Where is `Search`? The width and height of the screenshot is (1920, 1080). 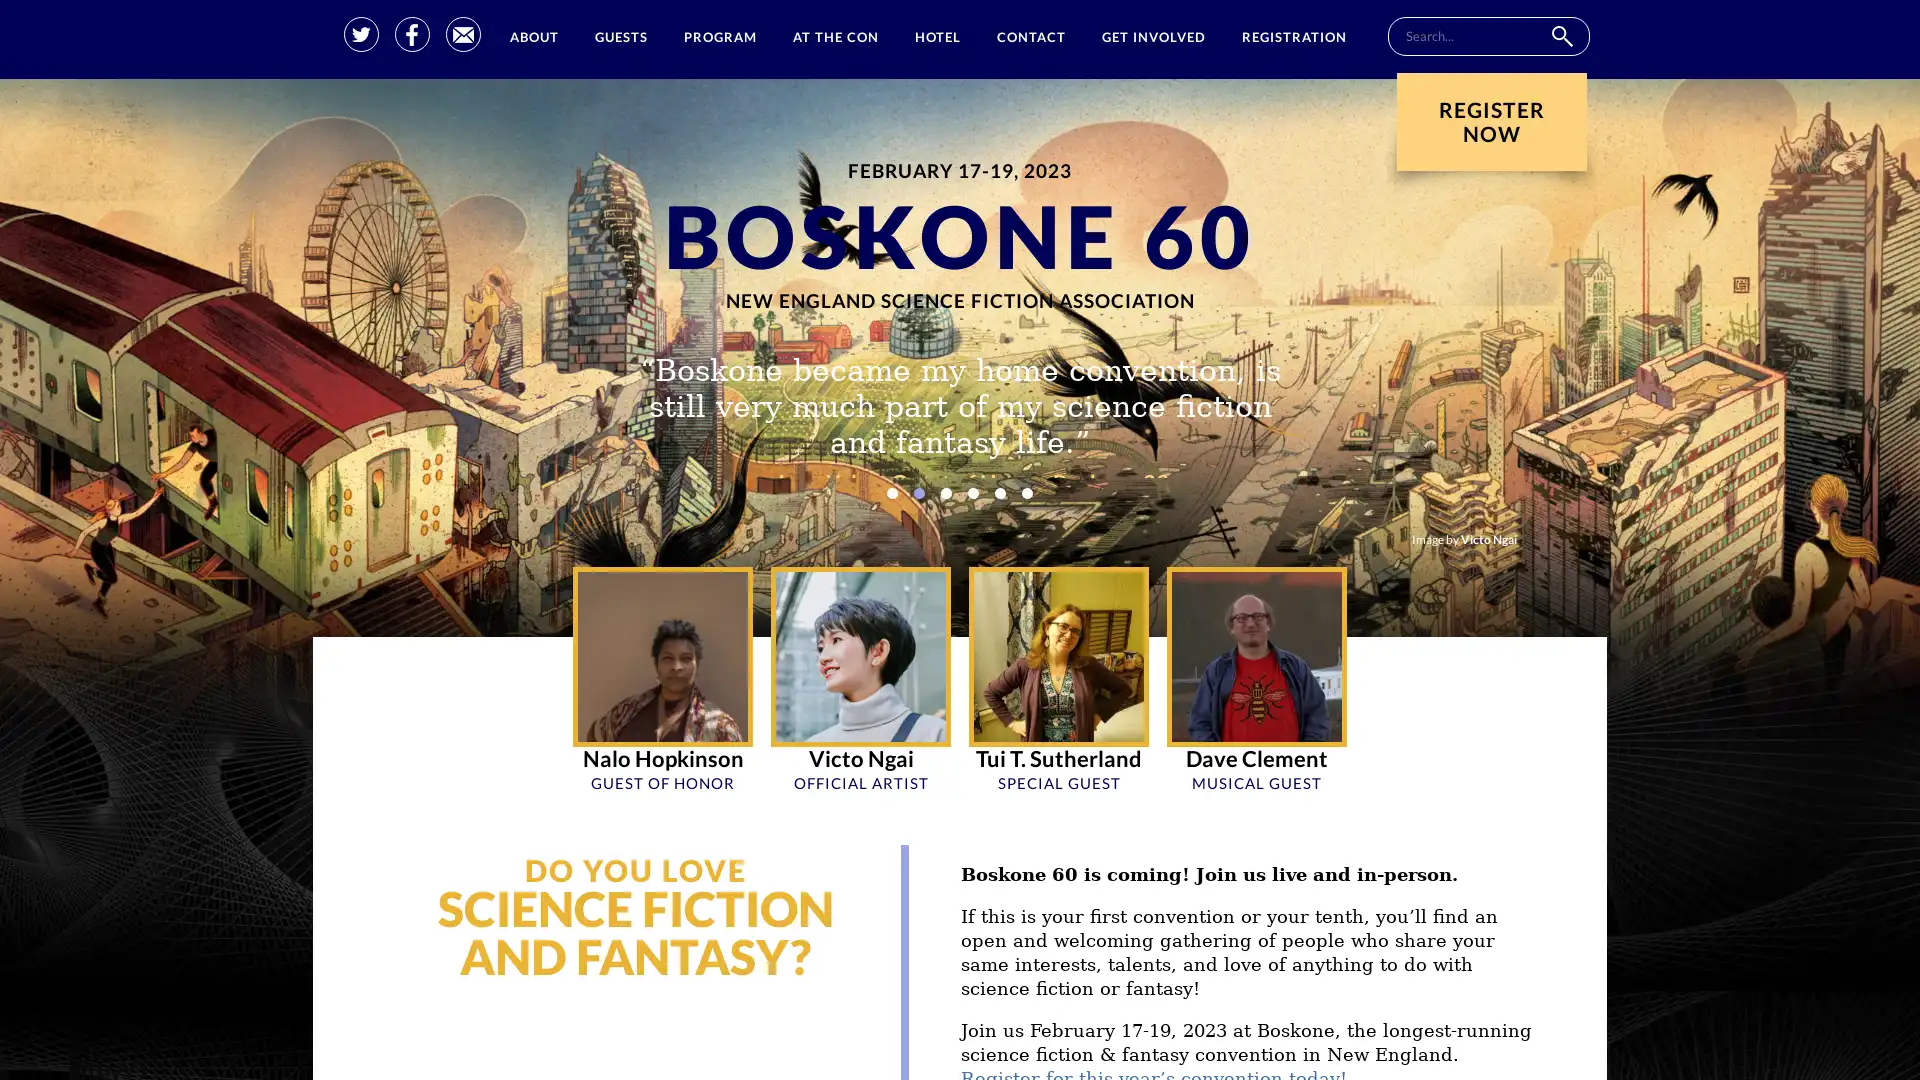
Search is located at coordinates (1560, 36).